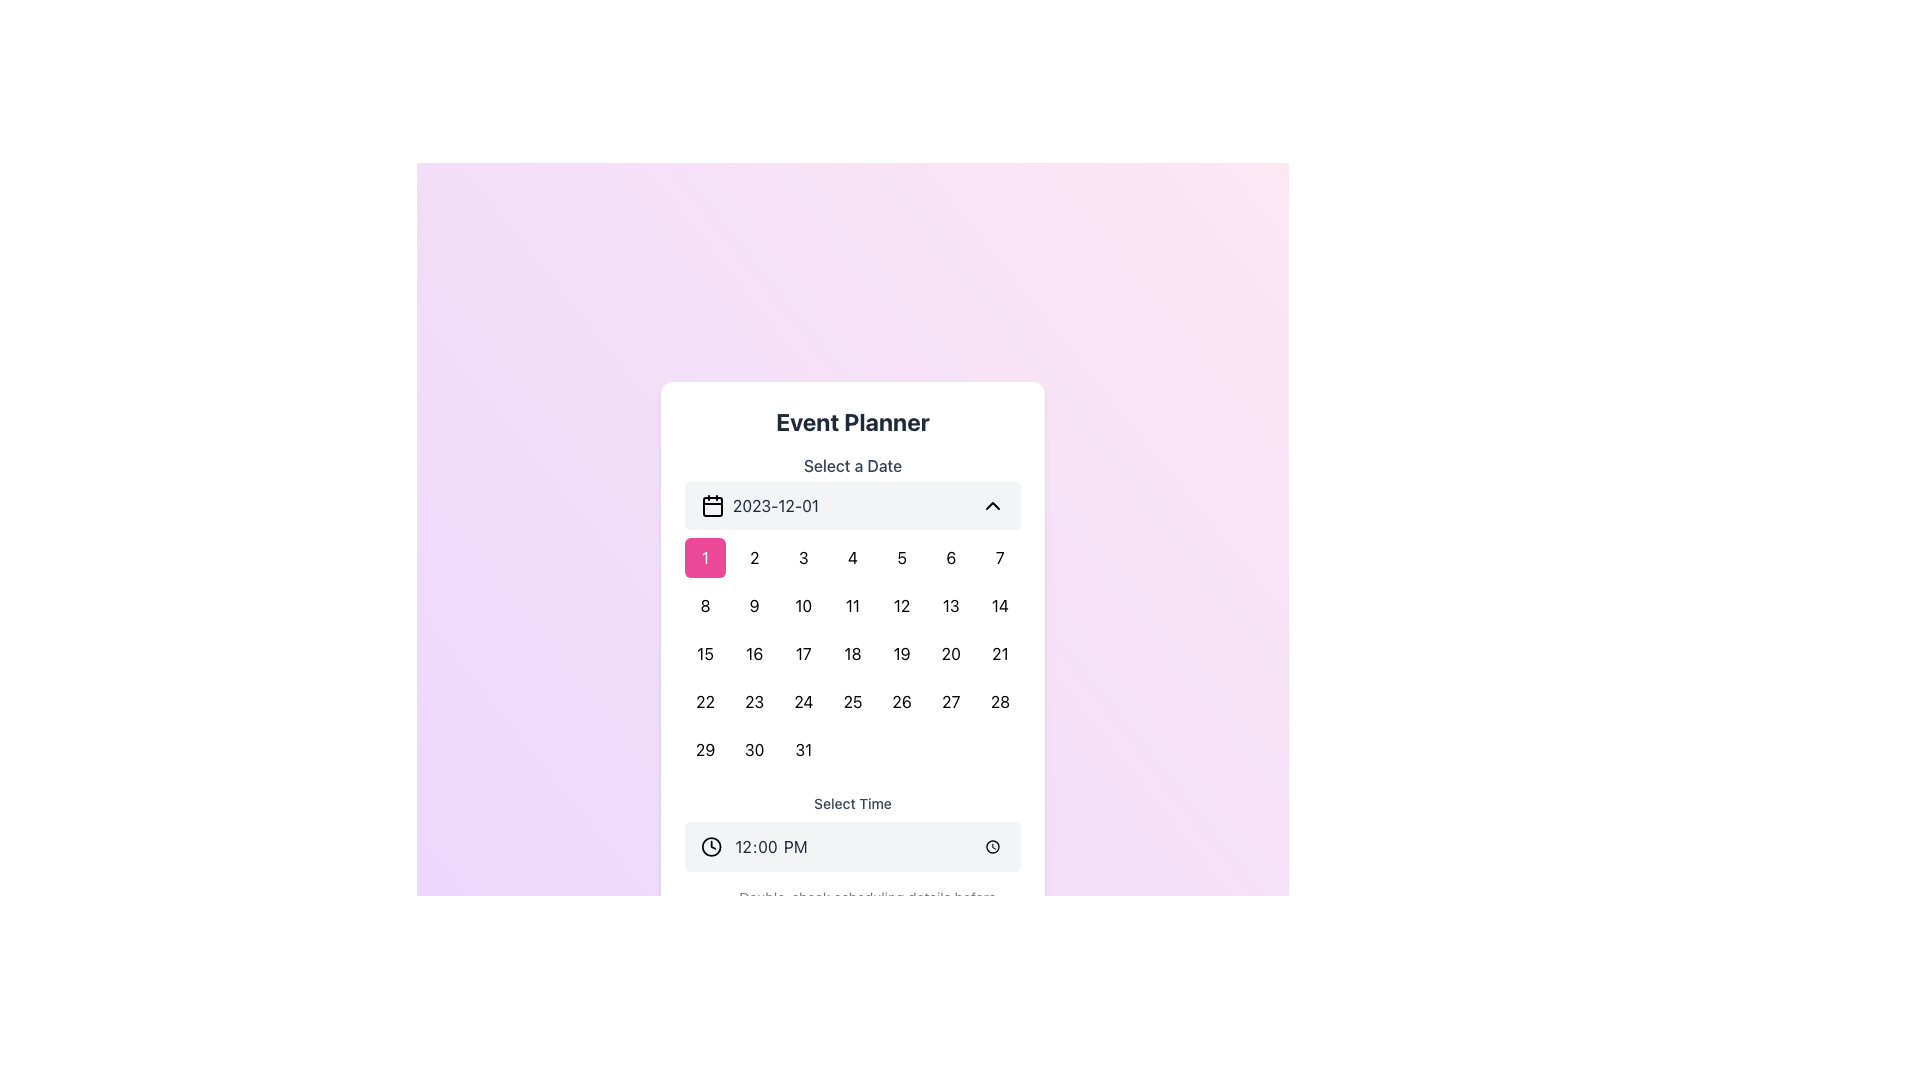  What do you see at coordinates (775, 504) in the screenshot?
I see `the Text Label that displays the currently selected date in the format YYYY-MM-DD, positioned below the calendar icon and aligned horizontally with it` at bounding box center [775, 504].